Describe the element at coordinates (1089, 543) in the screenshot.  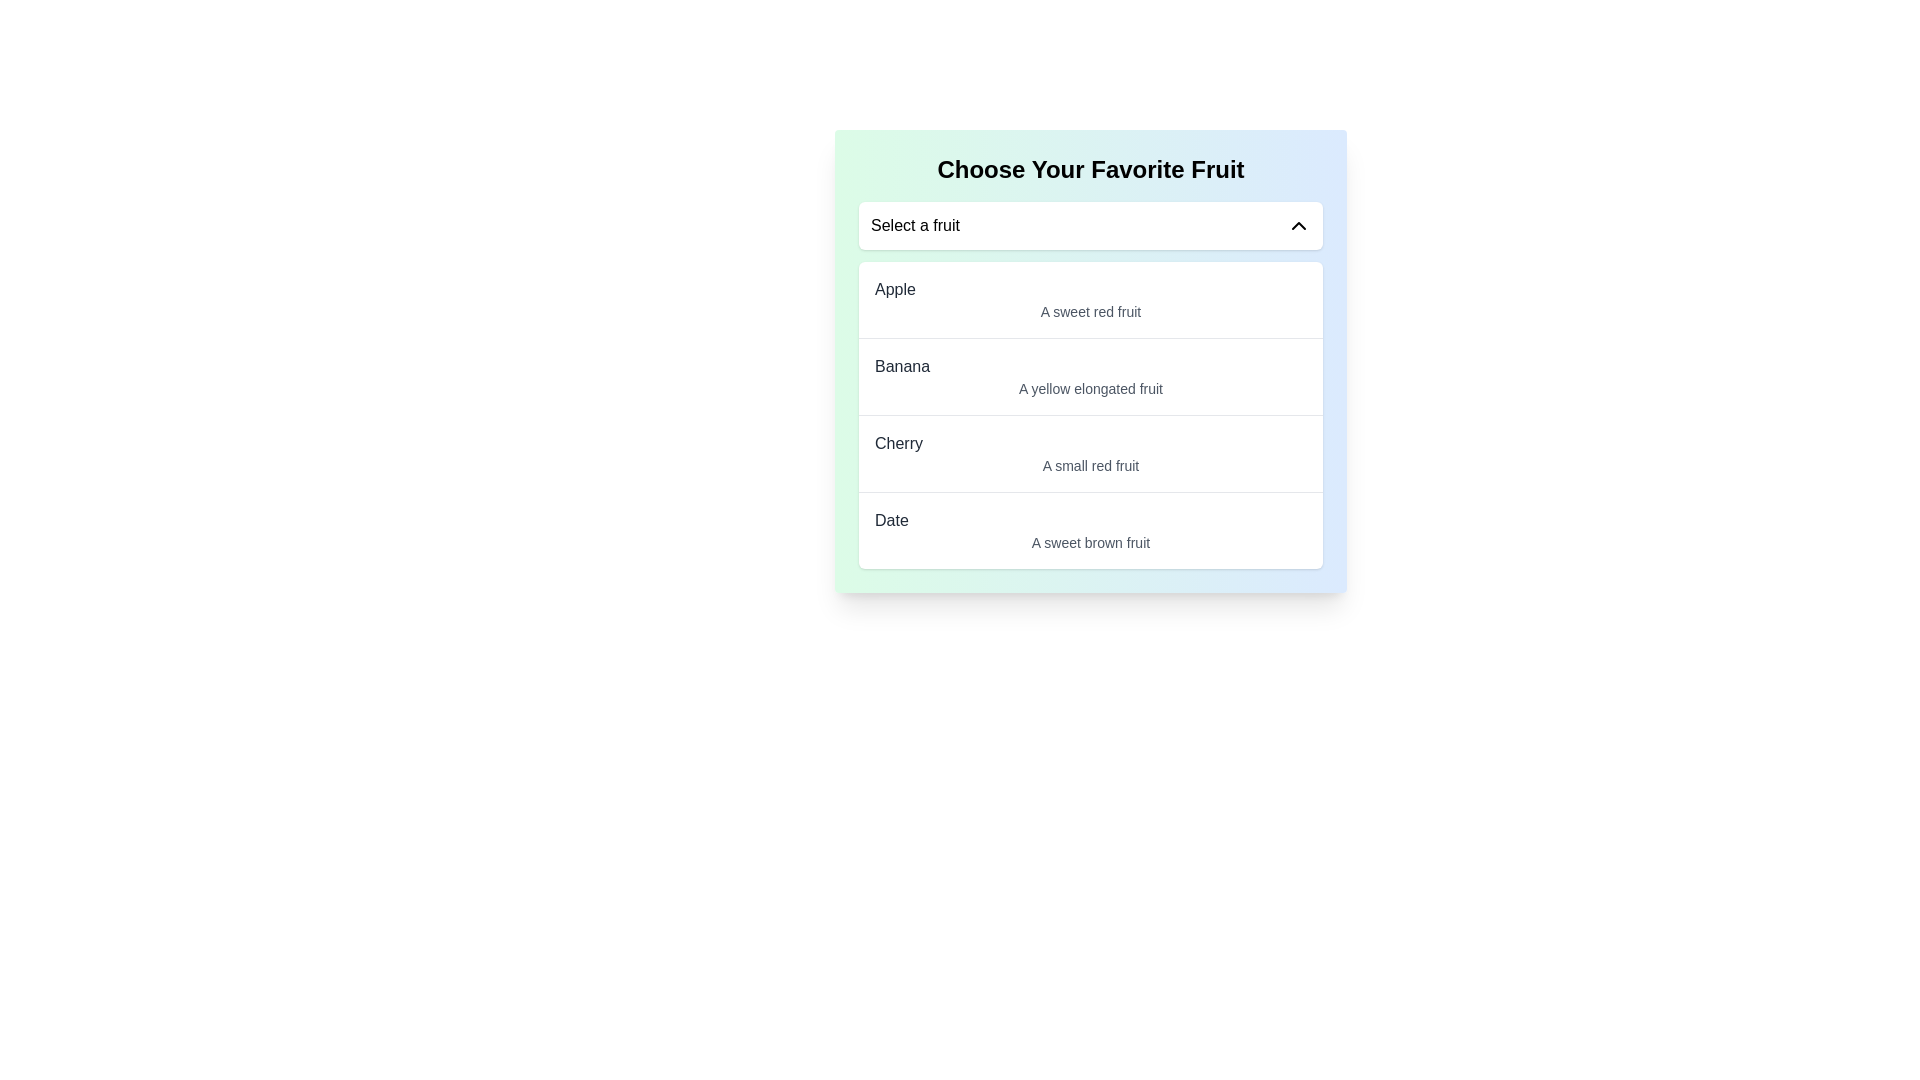
I see `description displayed by the Text label located below the 'Date' option in the dropdown menu for additional contextual information` at that location.